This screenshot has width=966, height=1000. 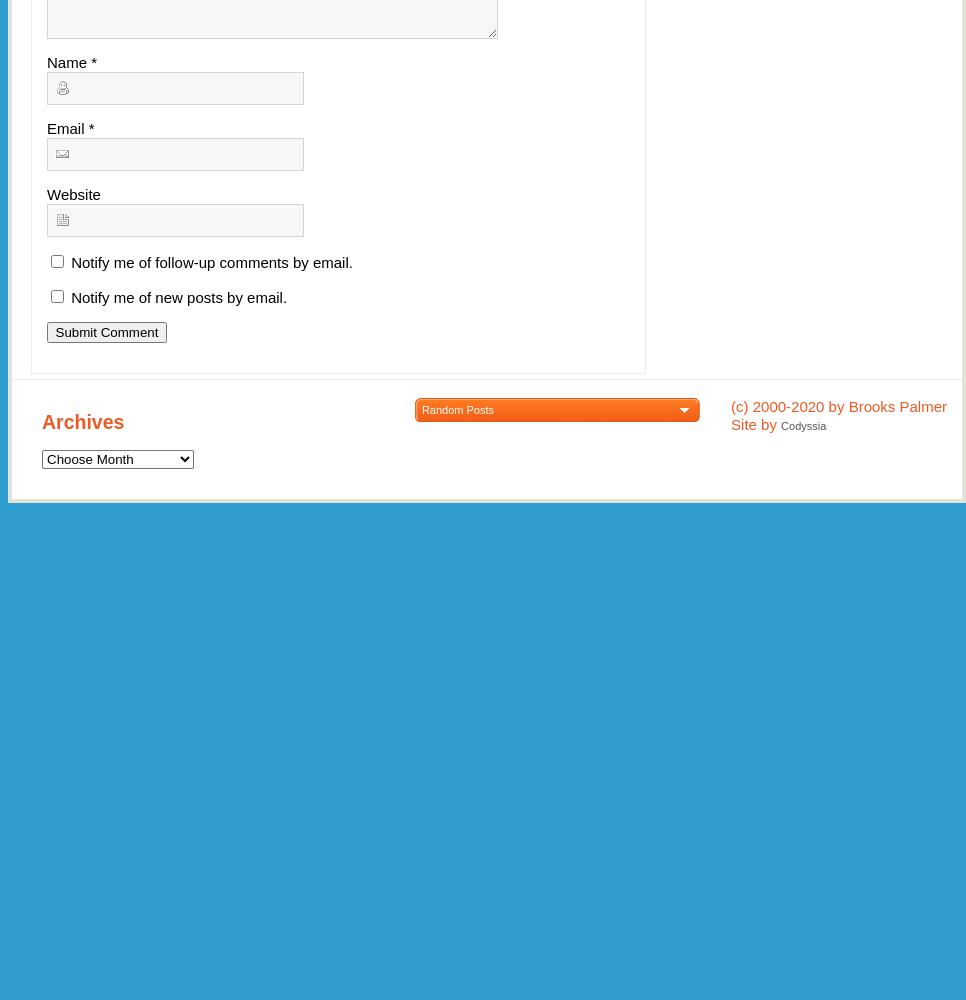 I want to click on 'Site by', so click(x=755, y=424).